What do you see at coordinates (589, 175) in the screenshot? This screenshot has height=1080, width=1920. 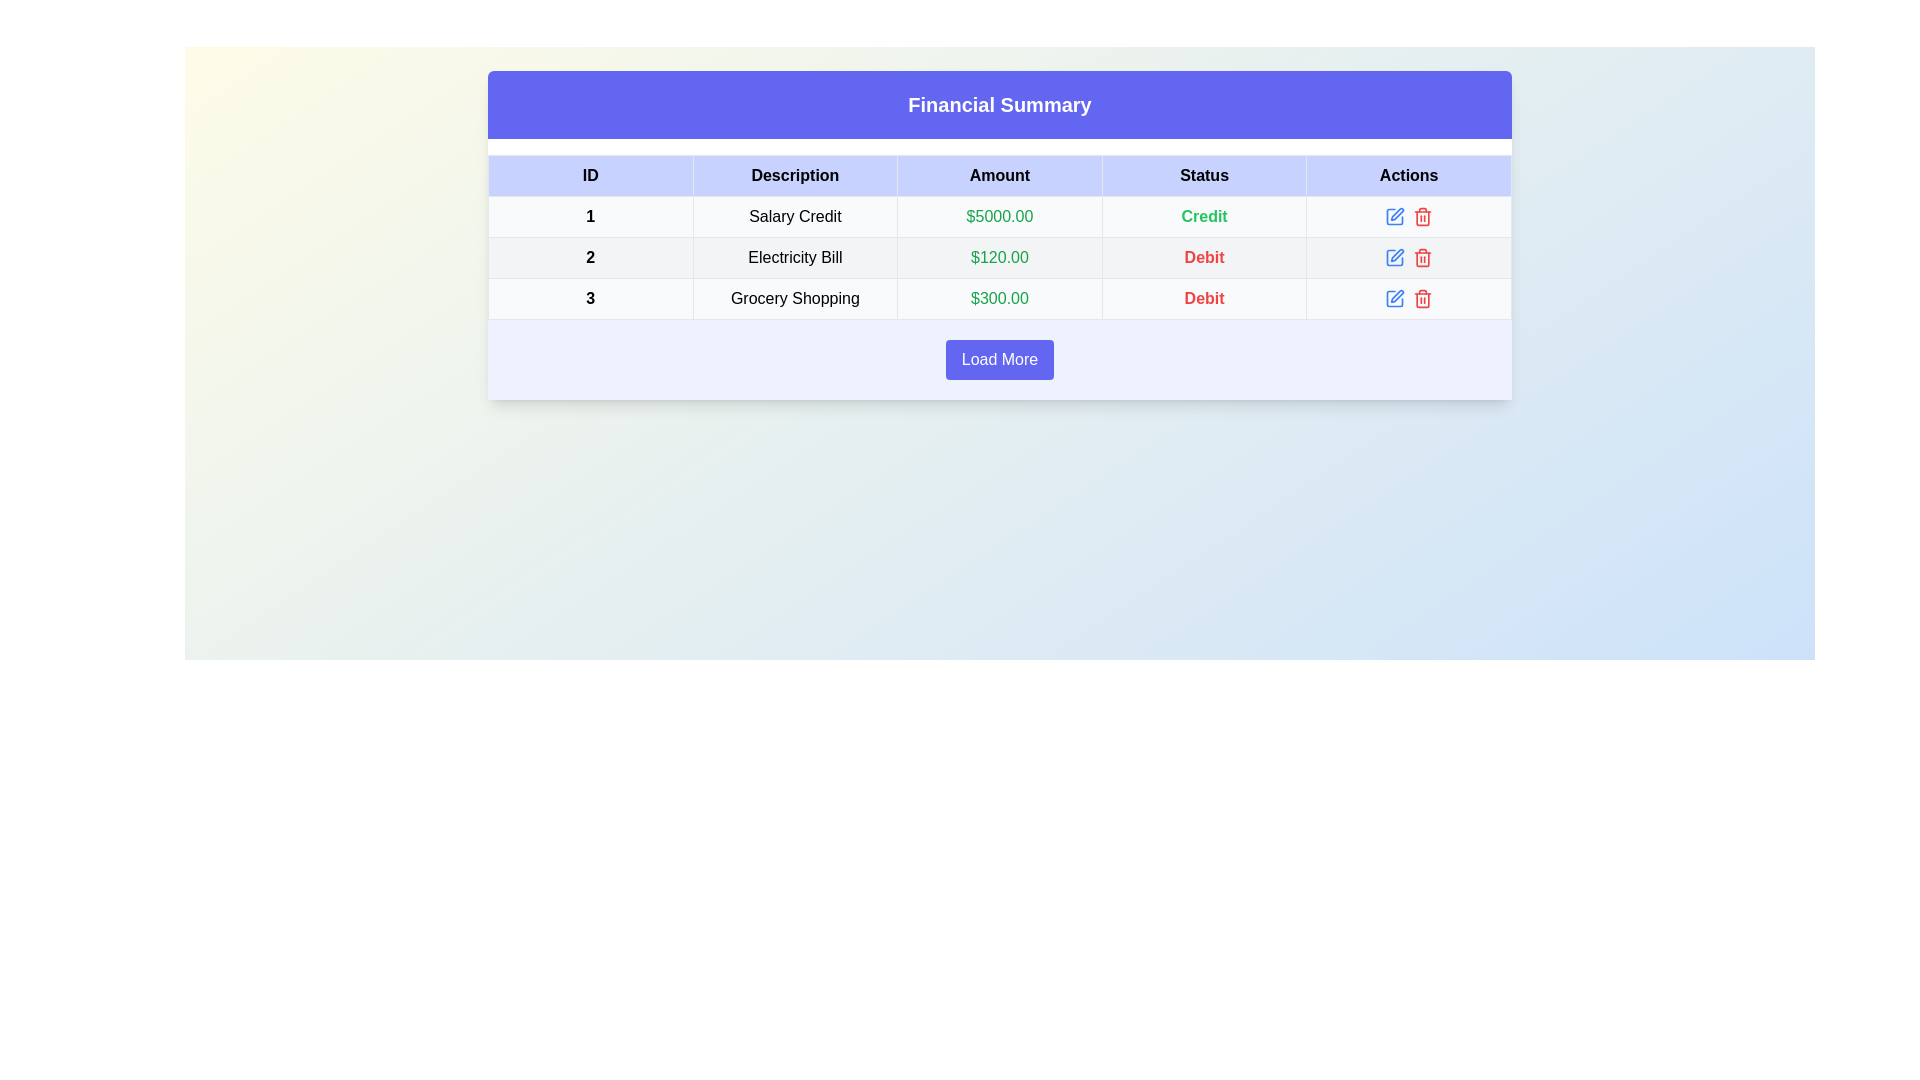 I see `the table header labeled 'ID', which is the first column header in a row of headers within a table` at bounding box center [589, 175].